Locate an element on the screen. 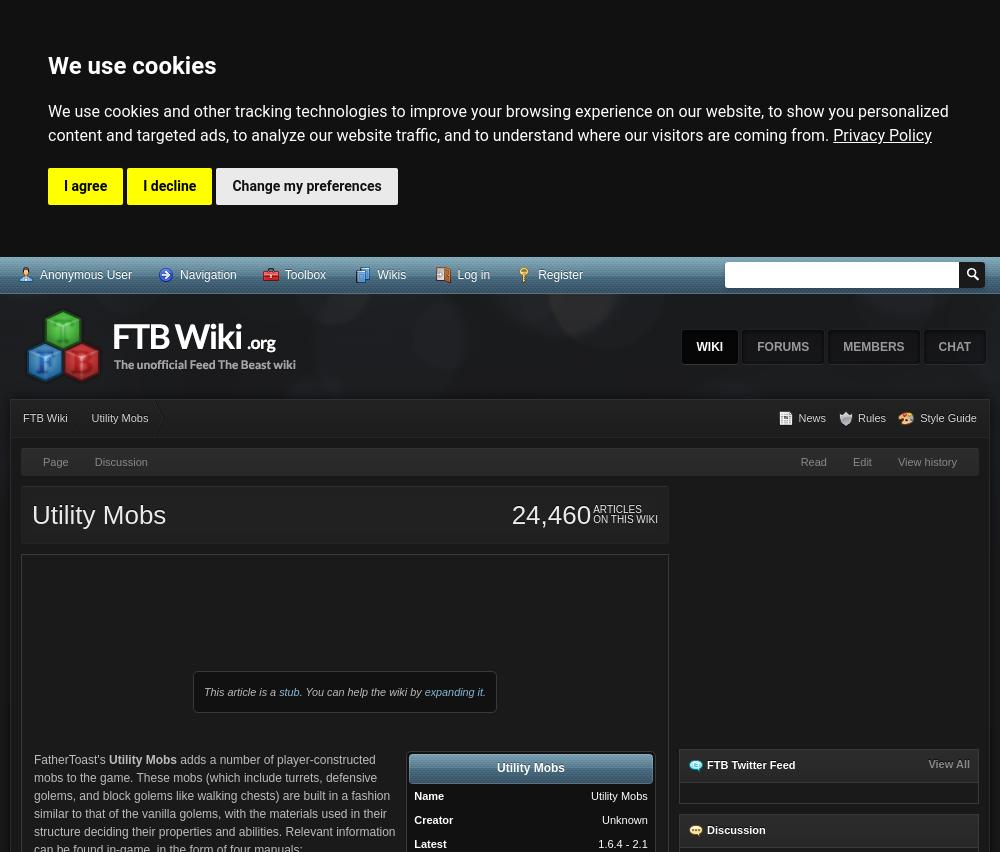  '24,460' is located at coordinates (511, 514).